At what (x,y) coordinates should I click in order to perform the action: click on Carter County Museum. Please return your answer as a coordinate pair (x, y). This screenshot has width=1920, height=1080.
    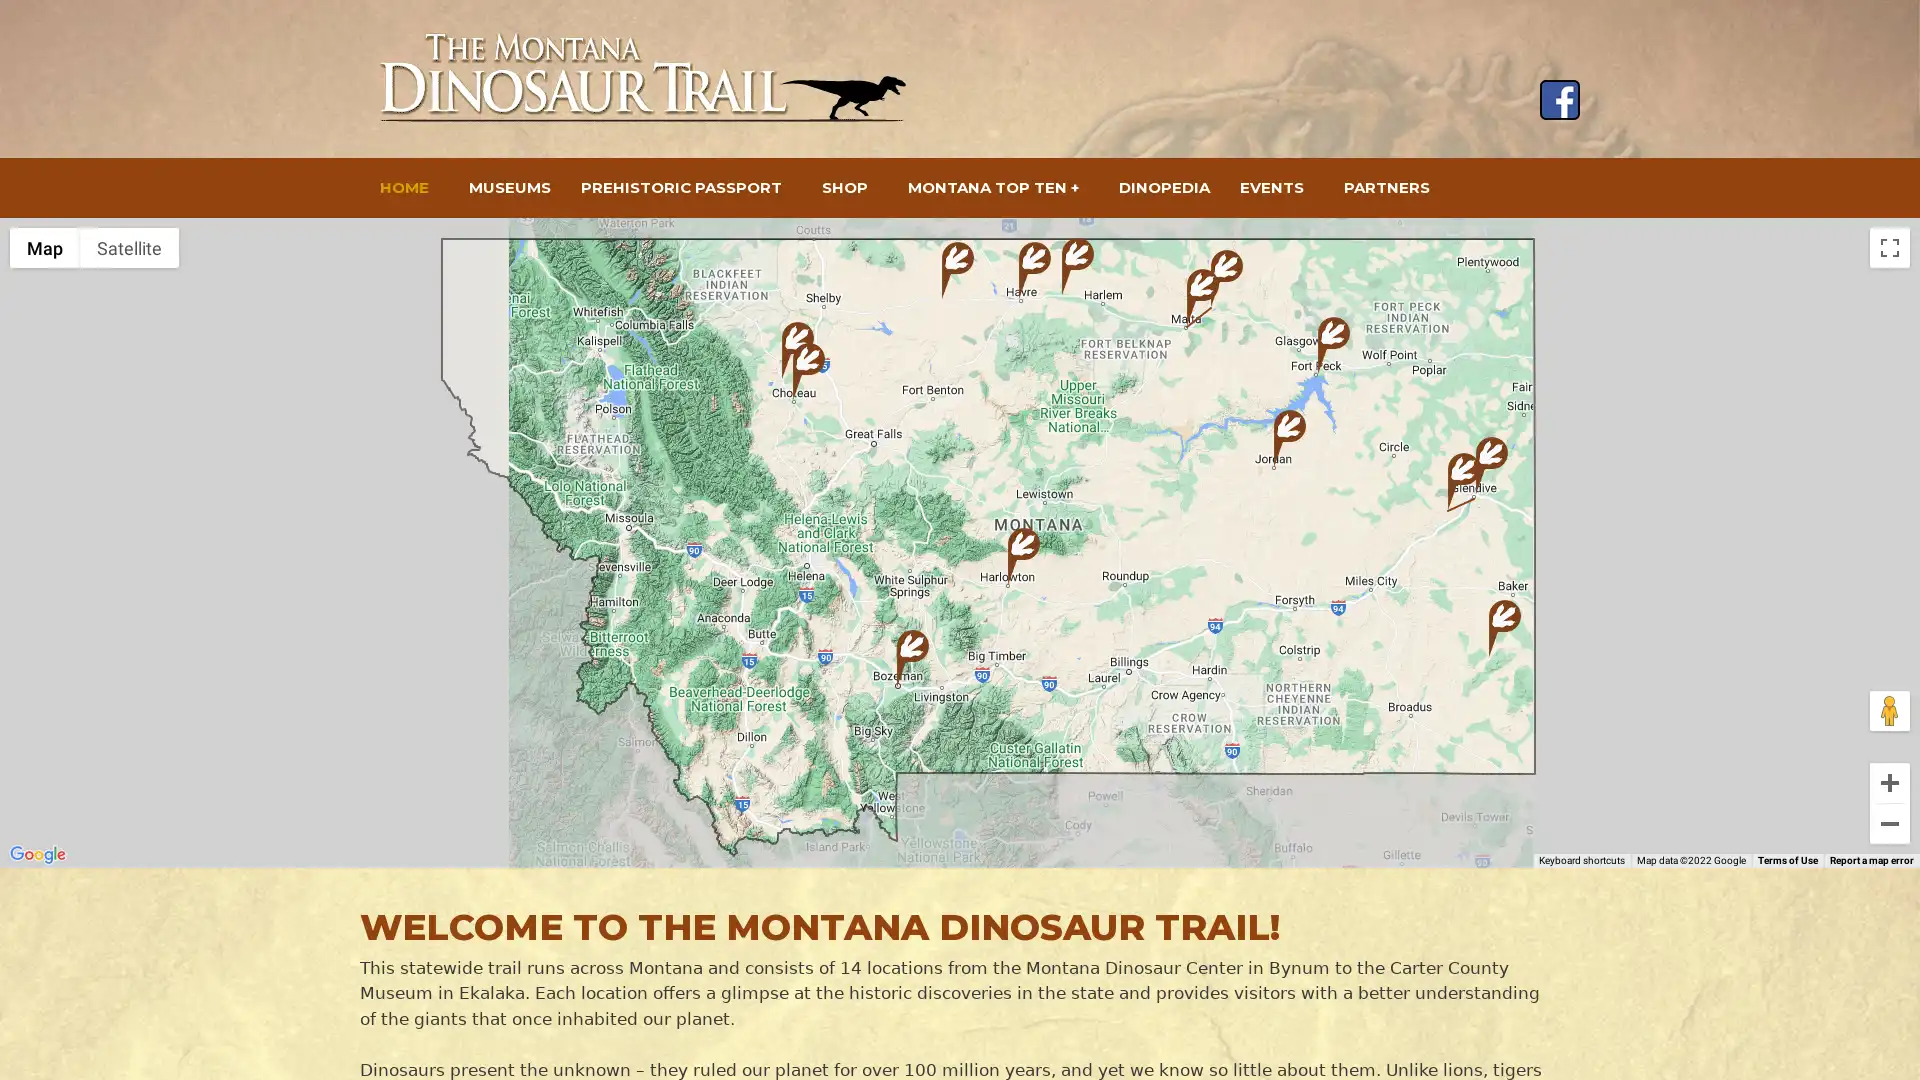
    Looking at the image, I should click on (1505, 627).